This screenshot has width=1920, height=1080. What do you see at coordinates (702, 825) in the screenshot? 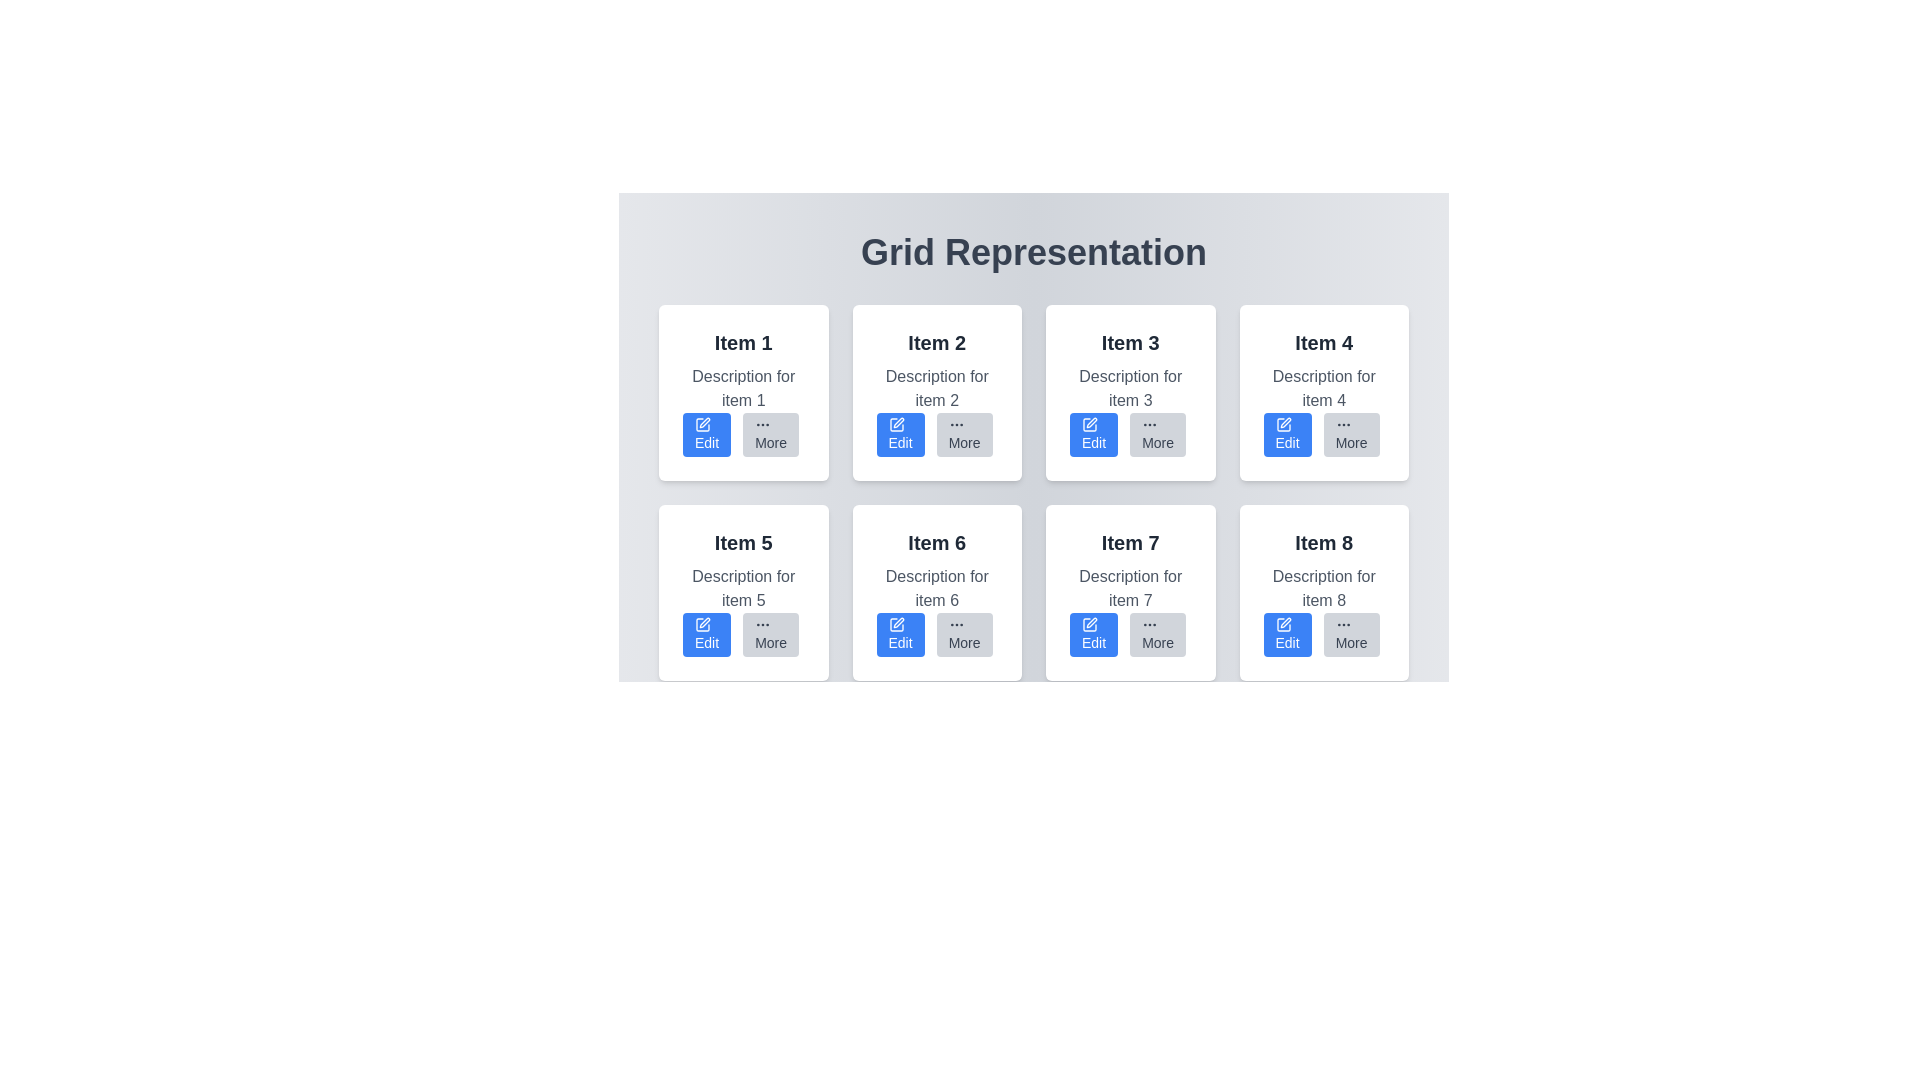
I see `the outlined square icon with rounded corners located under the card labelled 'Item 5' in the bottom row of the grid for accessibility navigation` at bounding box center [702, 825].